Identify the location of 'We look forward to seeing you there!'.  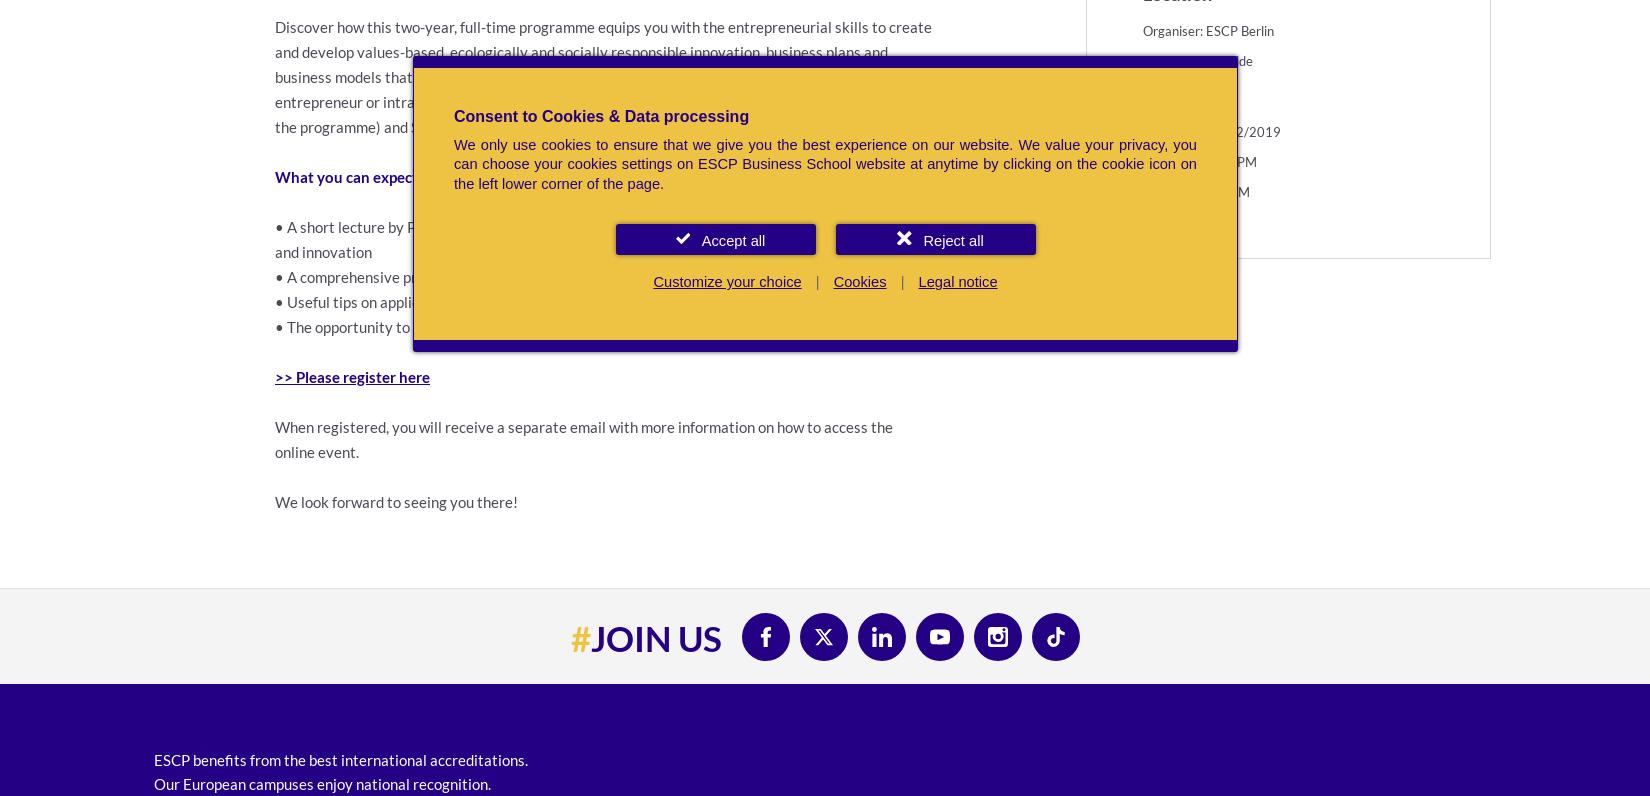
(396, 501).